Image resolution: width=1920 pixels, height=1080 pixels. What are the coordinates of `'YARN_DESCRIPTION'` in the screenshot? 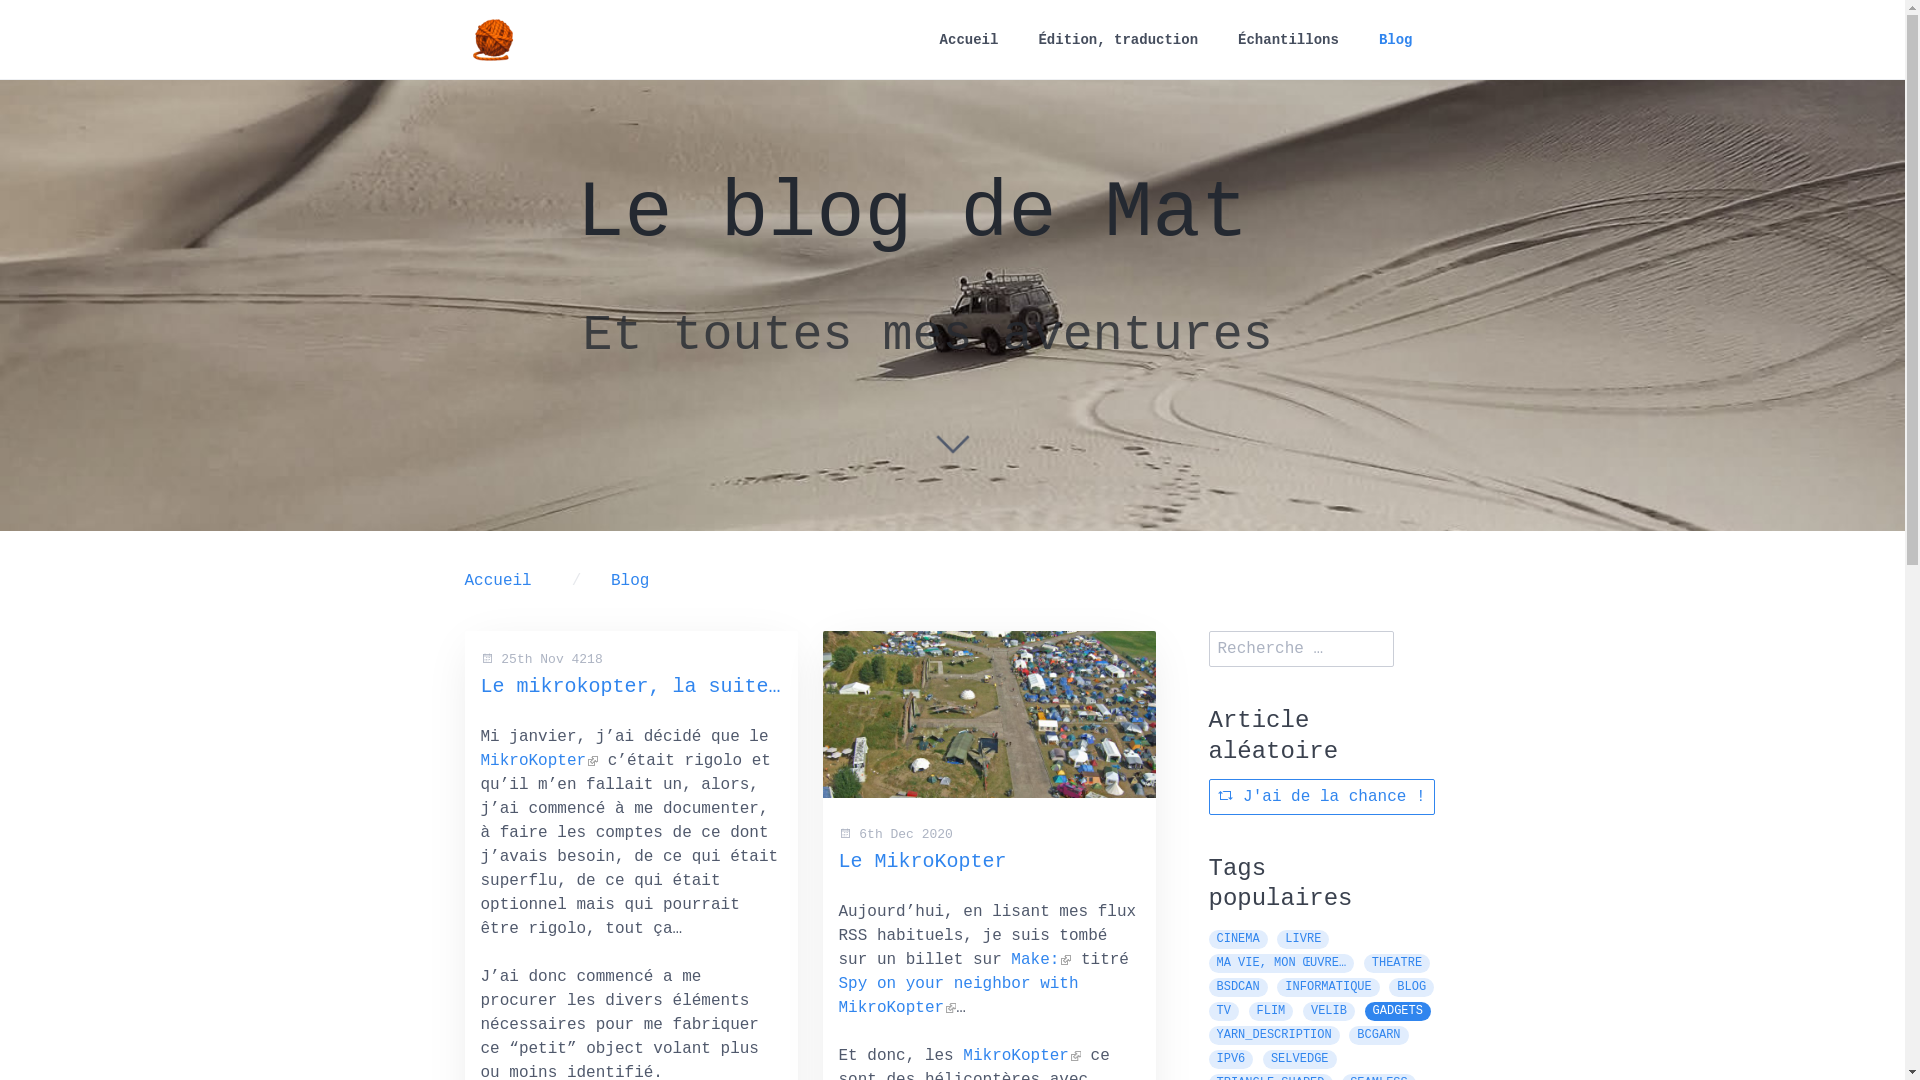 It's located at (1207, 1035).